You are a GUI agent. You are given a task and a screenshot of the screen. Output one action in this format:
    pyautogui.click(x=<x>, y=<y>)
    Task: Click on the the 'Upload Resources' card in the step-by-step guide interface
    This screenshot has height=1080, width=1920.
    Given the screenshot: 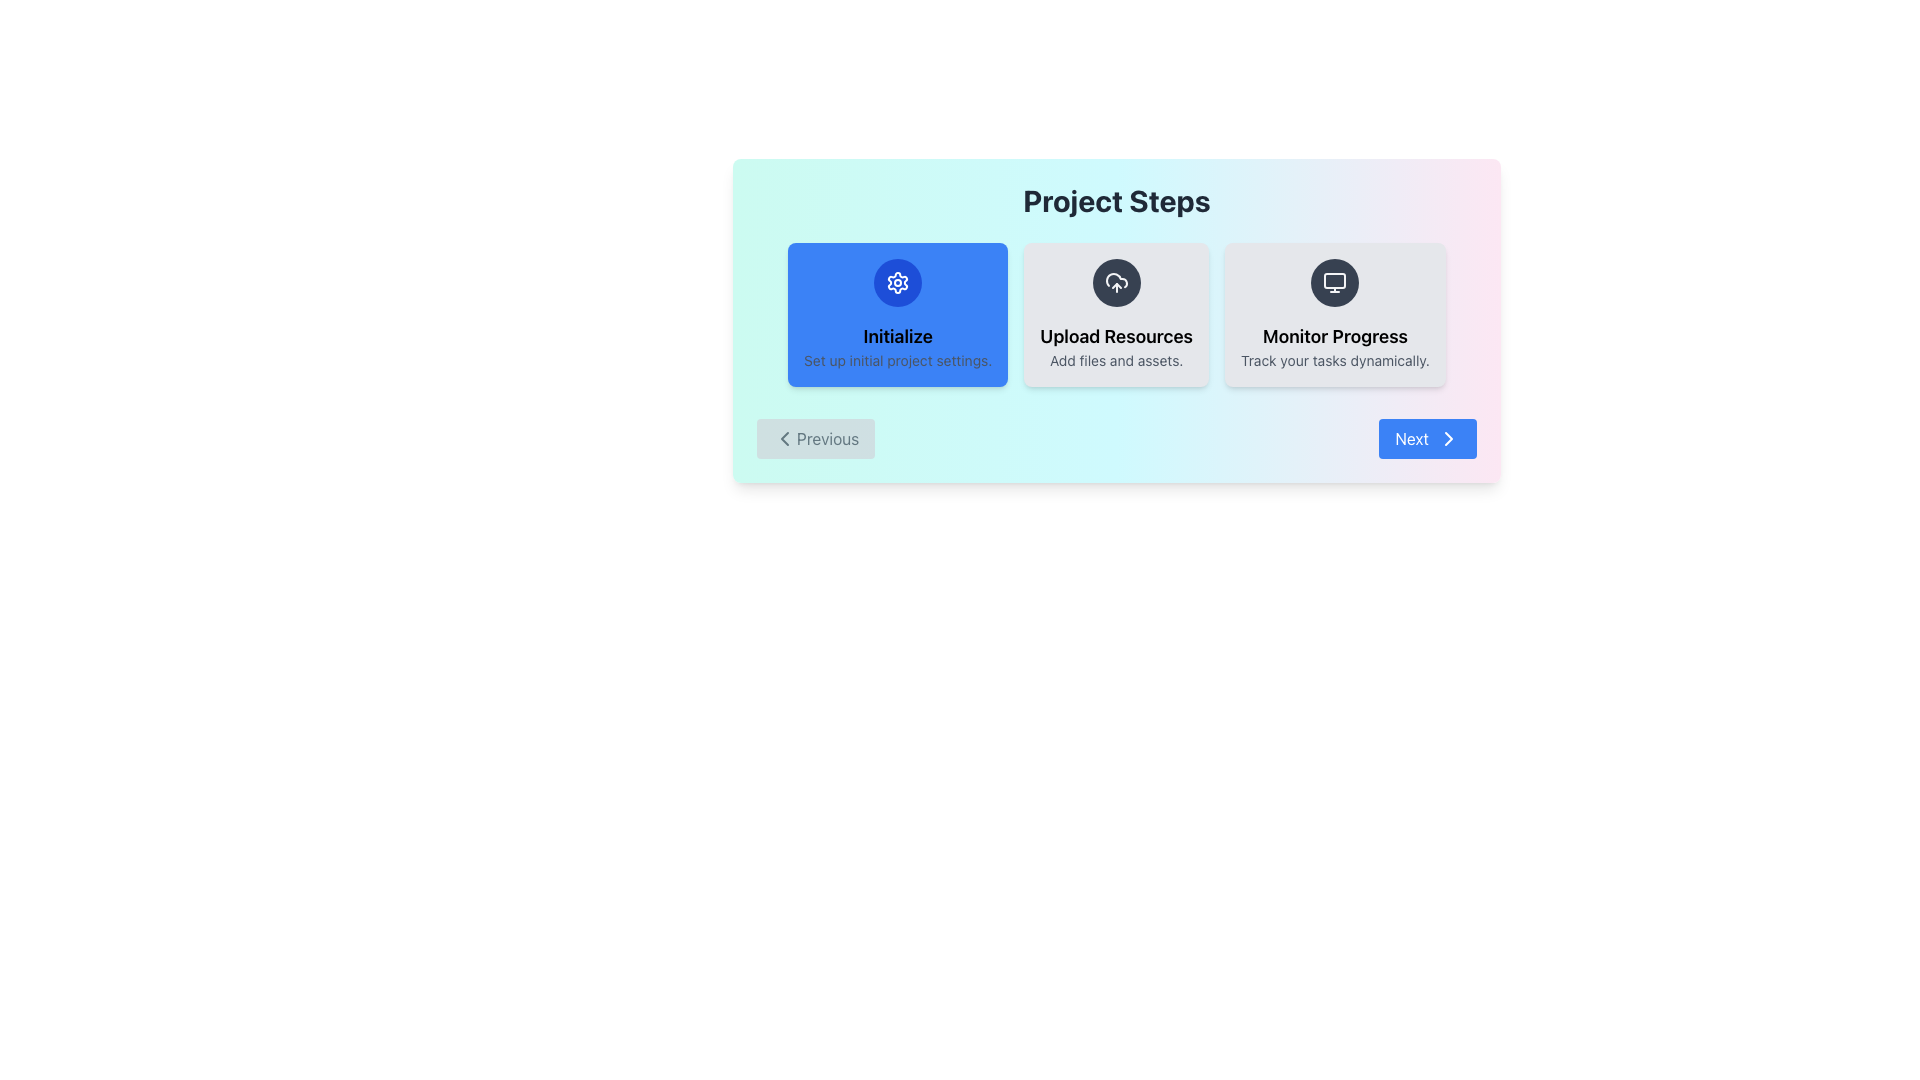 What is the action you would take?
    pyautogui.click(x=1116, y=315)
    